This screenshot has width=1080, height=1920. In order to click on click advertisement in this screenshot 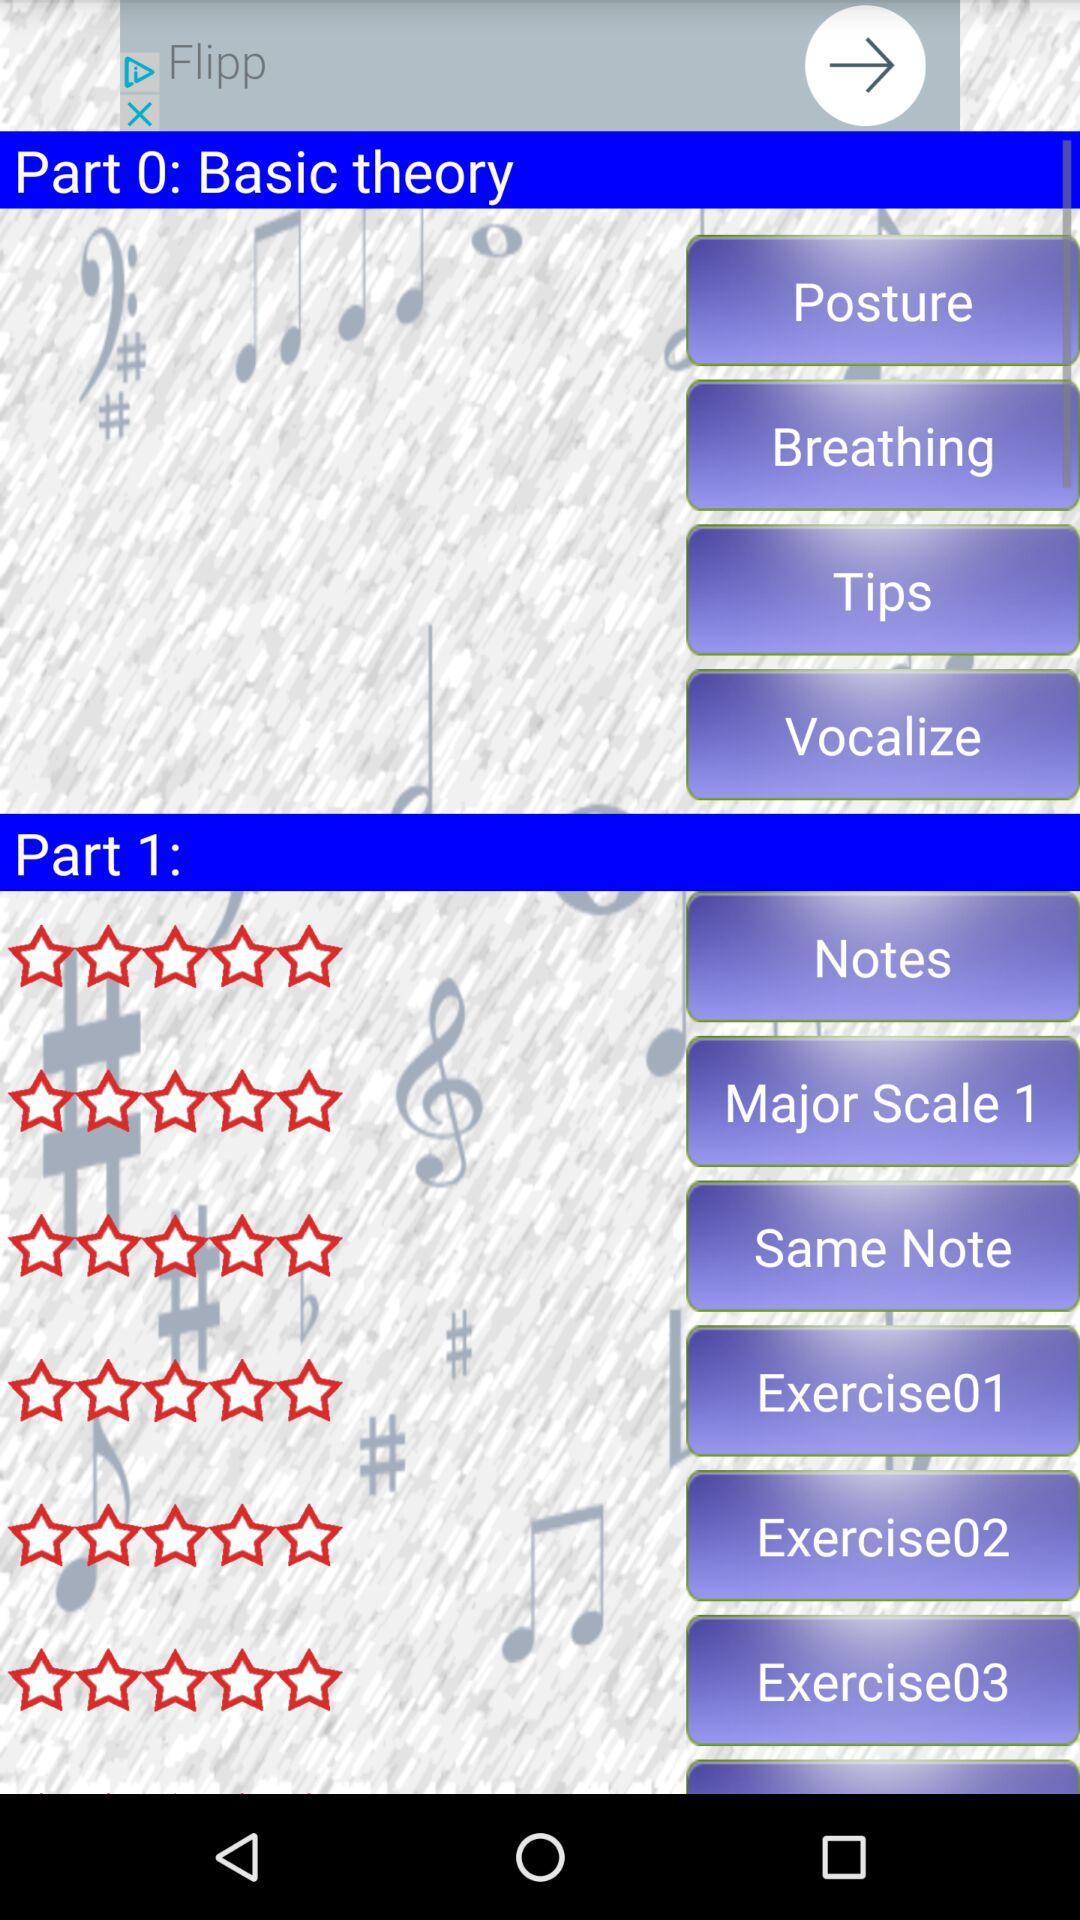, I will do `click(540, 65)`.